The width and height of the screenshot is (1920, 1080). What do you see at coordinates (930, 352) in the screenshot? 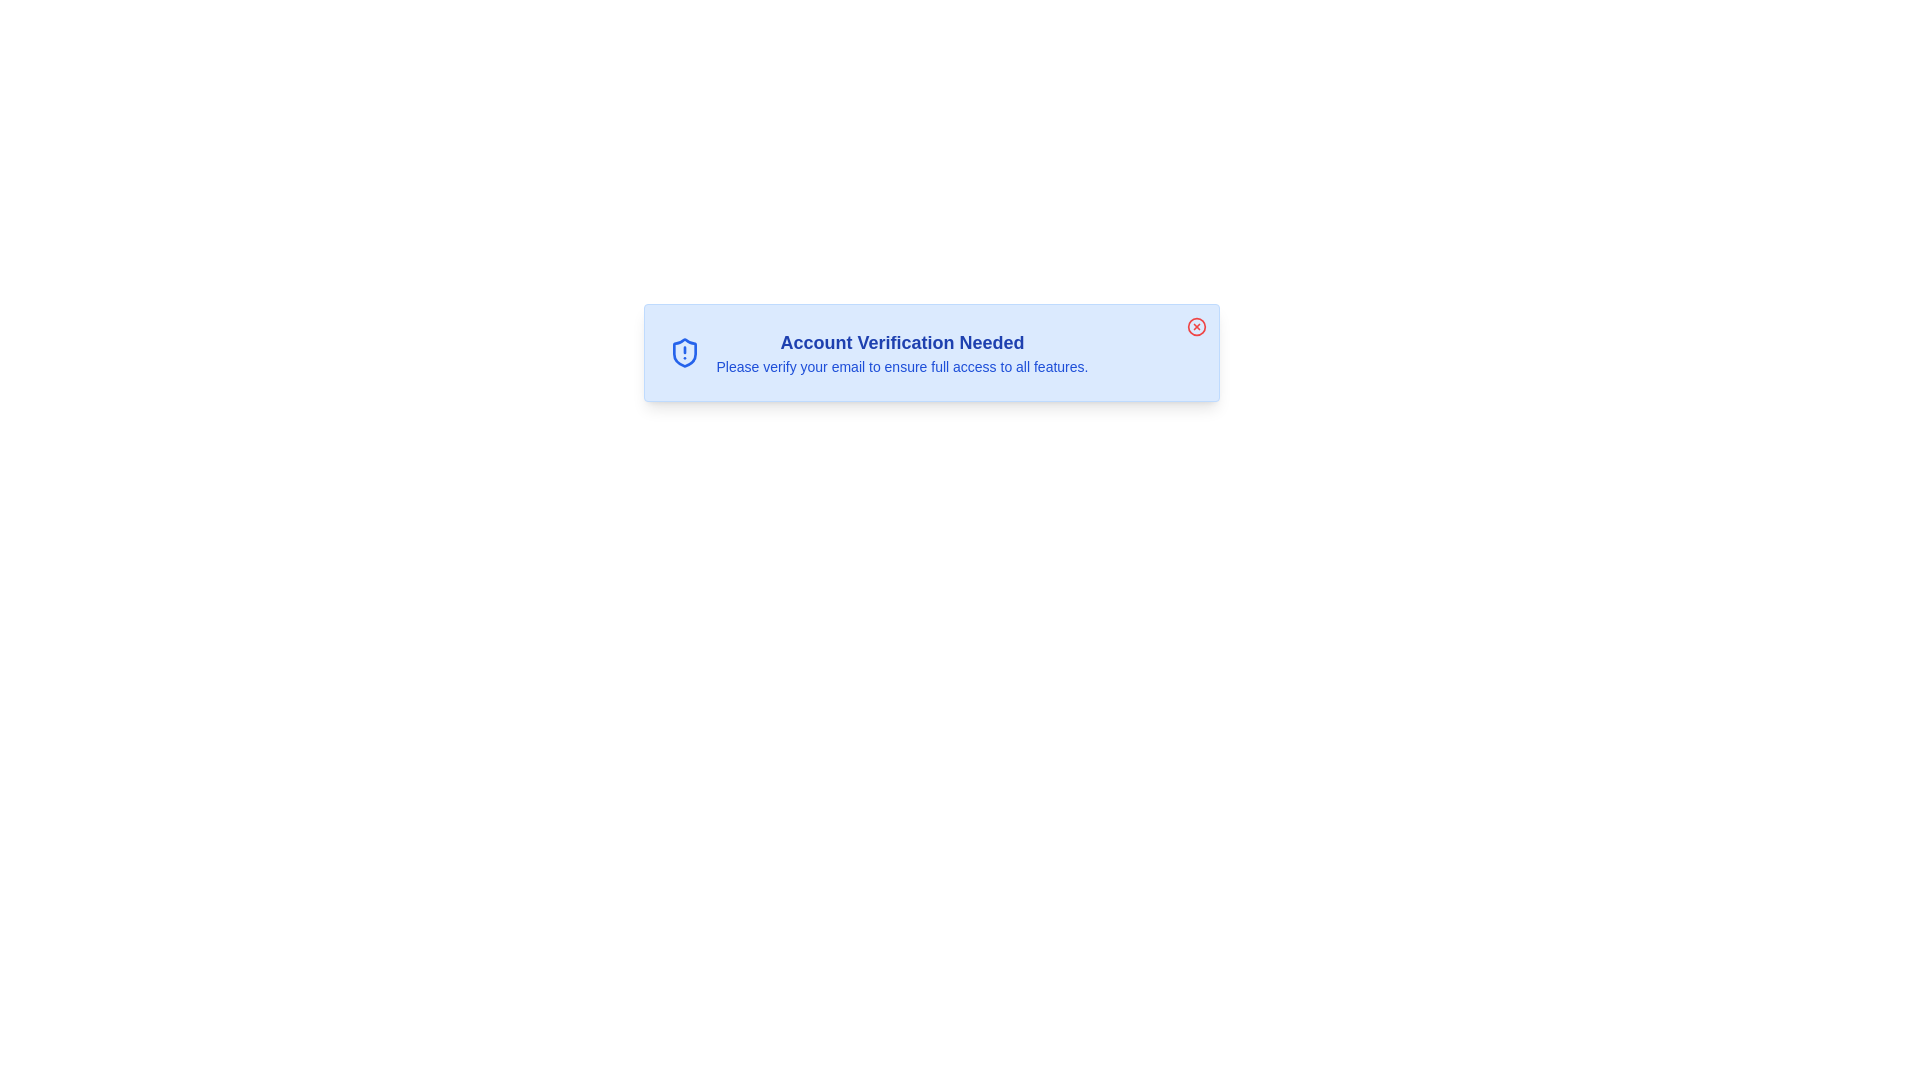
I see `information displayed in the Informational Alert with the title 'Account Verification Needed', which includes a shield icon and a description below the title` at bounding box center [930, 352].